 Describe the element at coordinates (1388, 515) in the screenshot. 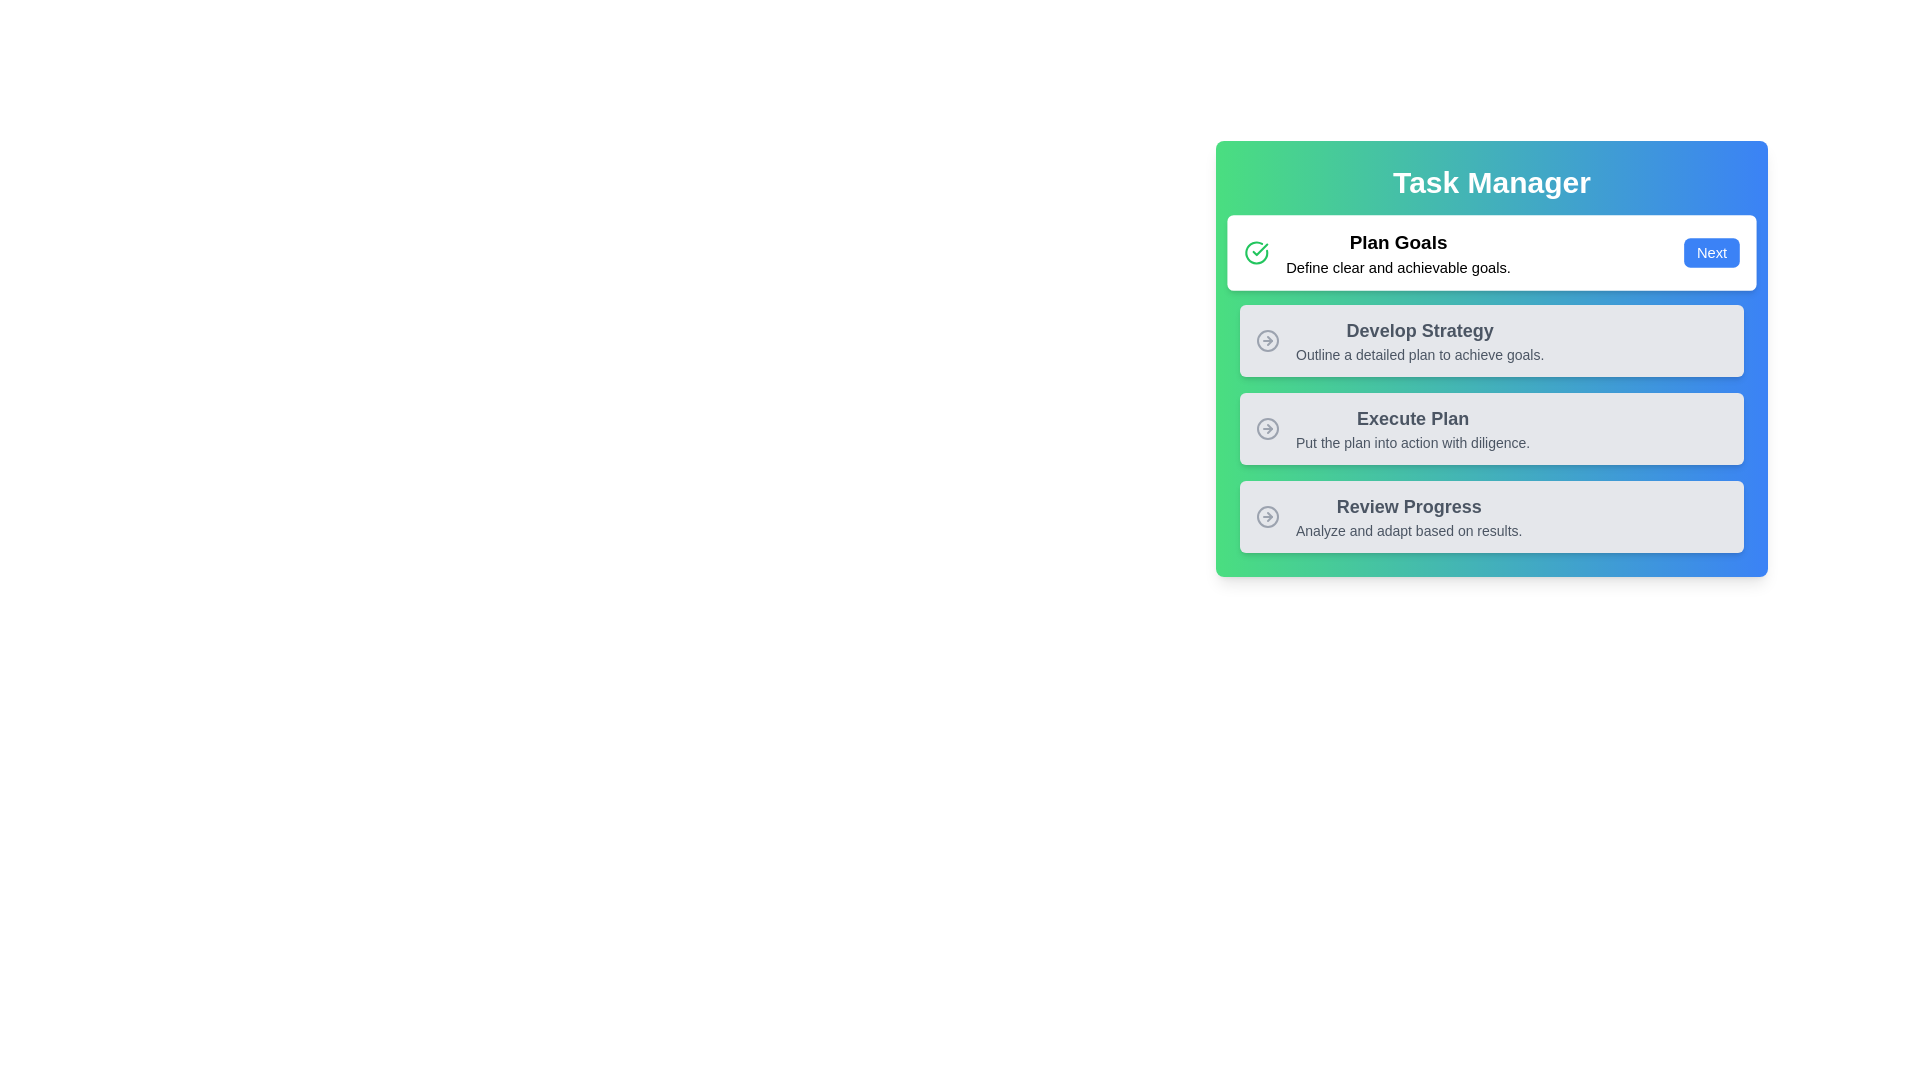

I see `the list item titled 'Review Progress' in the Task Manager` at that location.